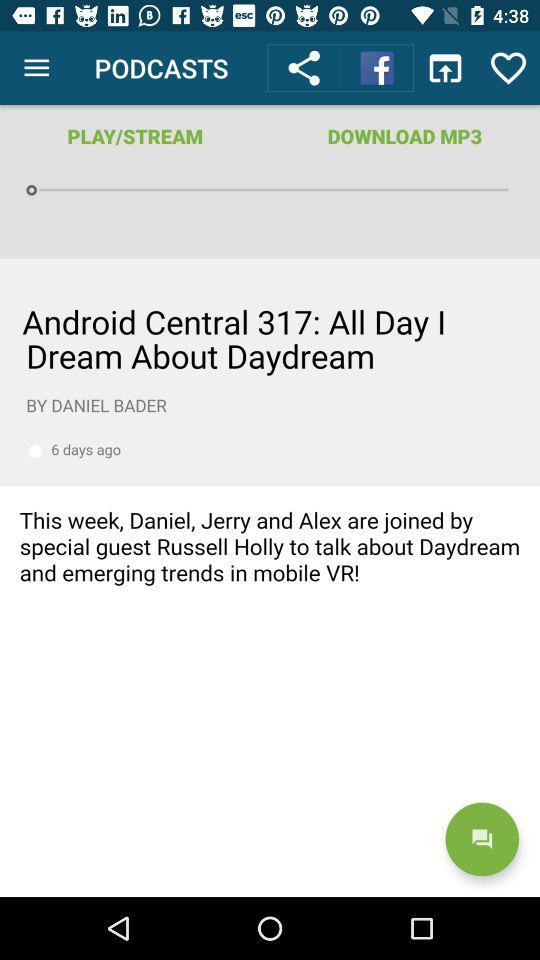 The width and height of the screenshot is (540, 960). Describe the element at coordinates (270, 577) in the screenshot. I see `highlight full content` at that location.